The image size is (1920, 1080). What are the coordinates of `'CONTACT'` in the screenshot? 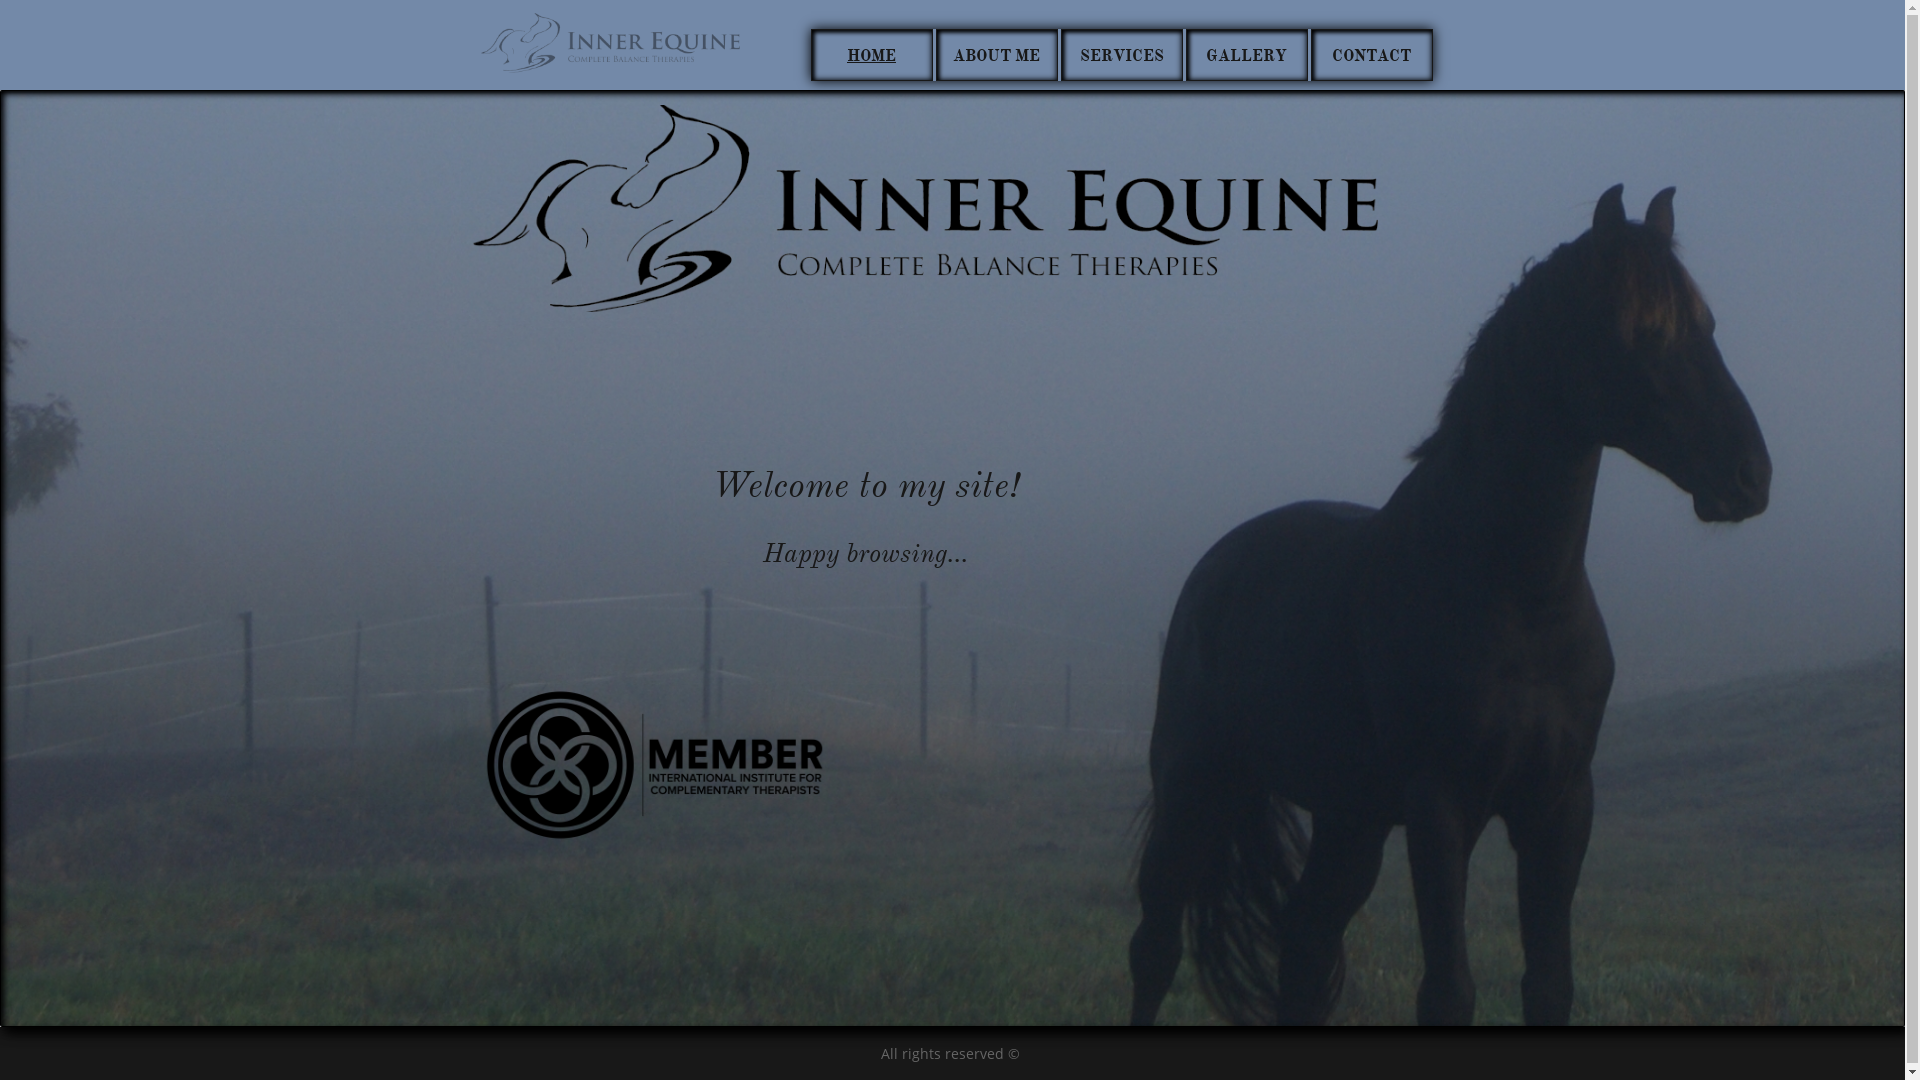 It's located at (1370, 53).